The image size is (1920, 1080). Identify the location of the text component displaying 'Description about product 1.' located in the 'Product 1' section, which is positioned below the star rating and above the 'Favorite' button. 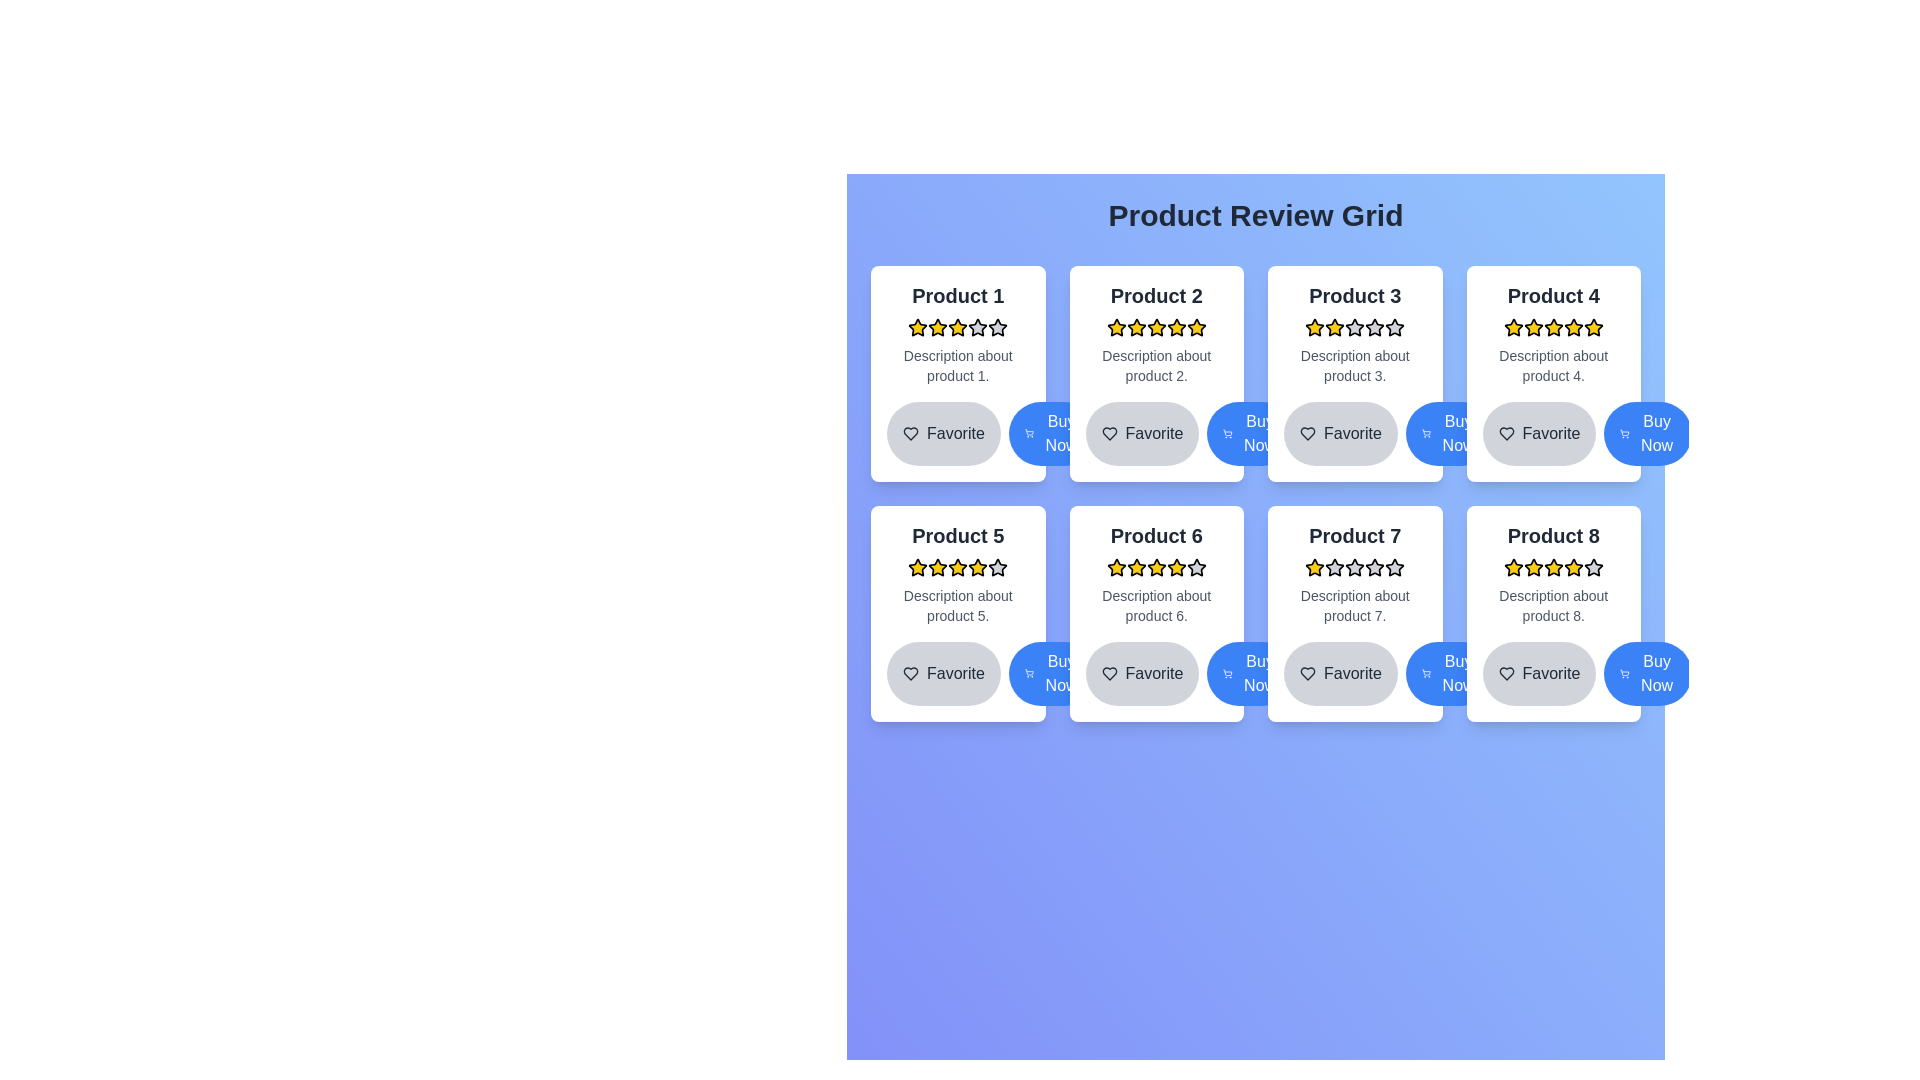
(957, 366).